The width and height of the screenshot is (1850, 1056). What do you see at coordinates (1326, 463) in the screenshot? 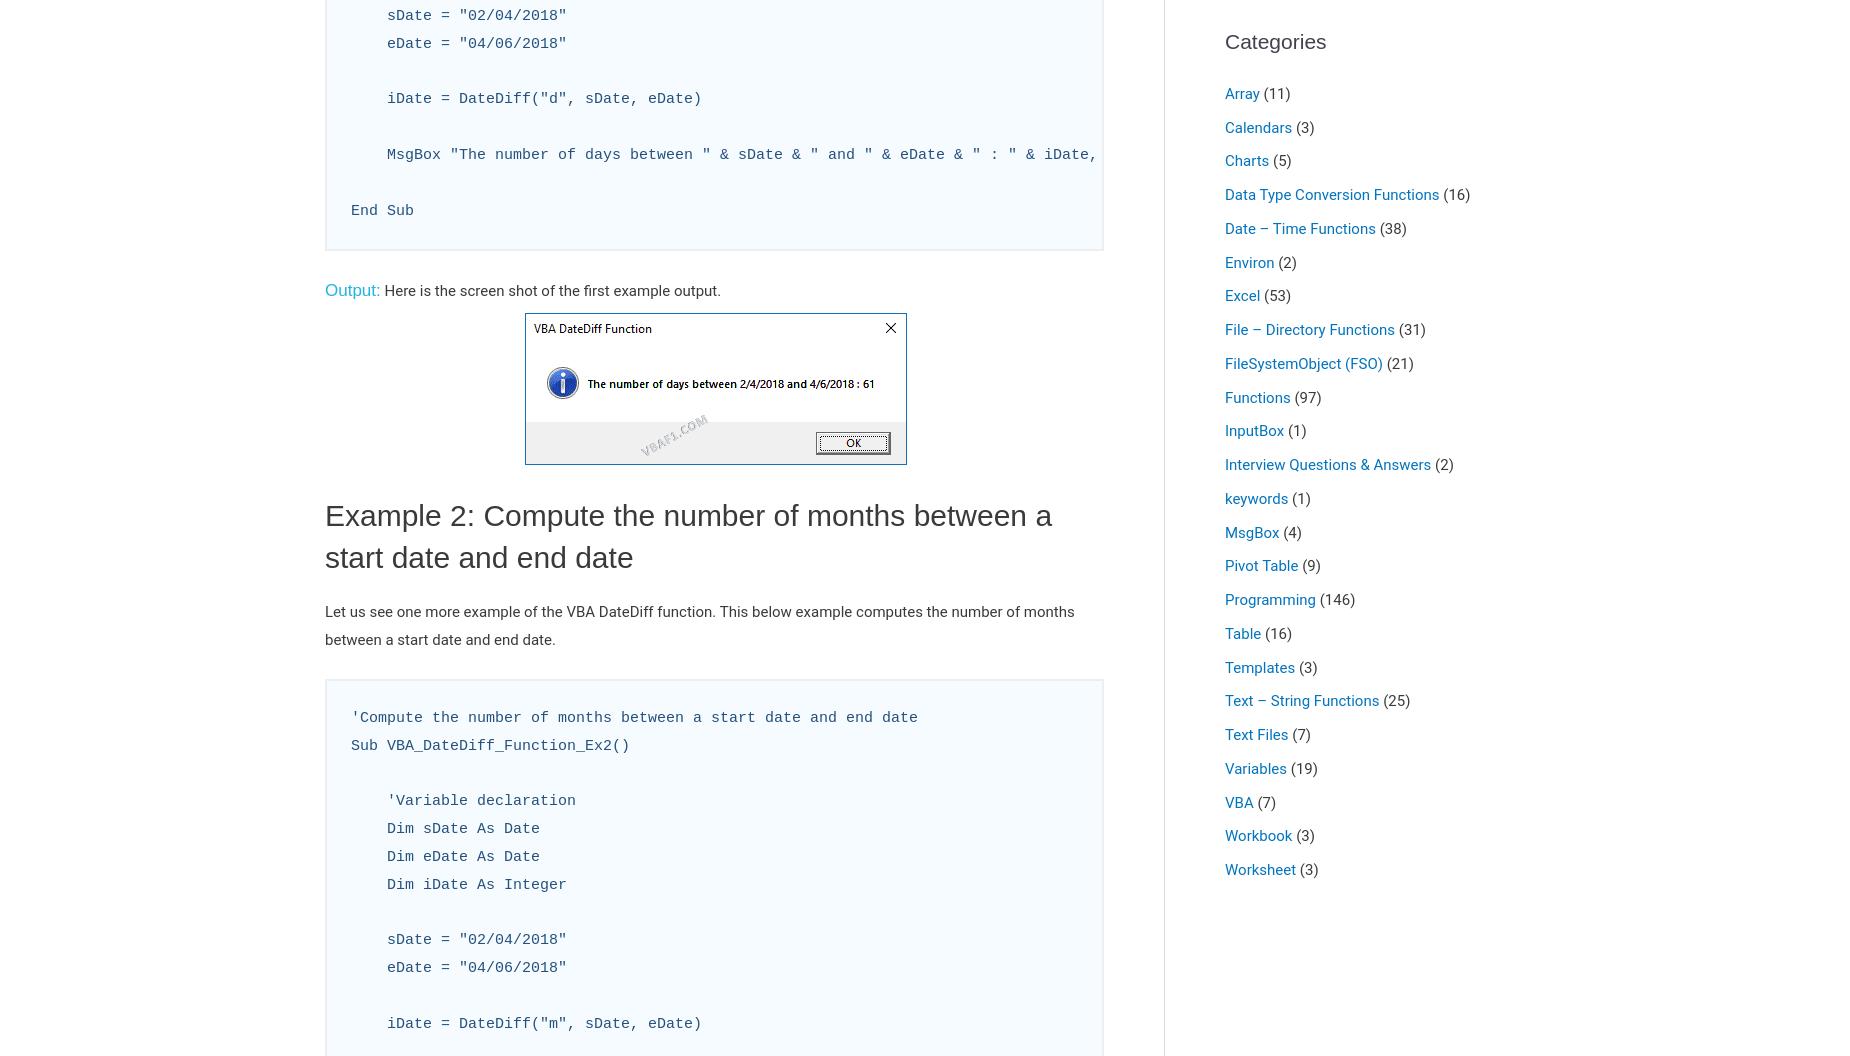
I see `'Interview Questions & Answers'` at bounding box center [1326, 463].